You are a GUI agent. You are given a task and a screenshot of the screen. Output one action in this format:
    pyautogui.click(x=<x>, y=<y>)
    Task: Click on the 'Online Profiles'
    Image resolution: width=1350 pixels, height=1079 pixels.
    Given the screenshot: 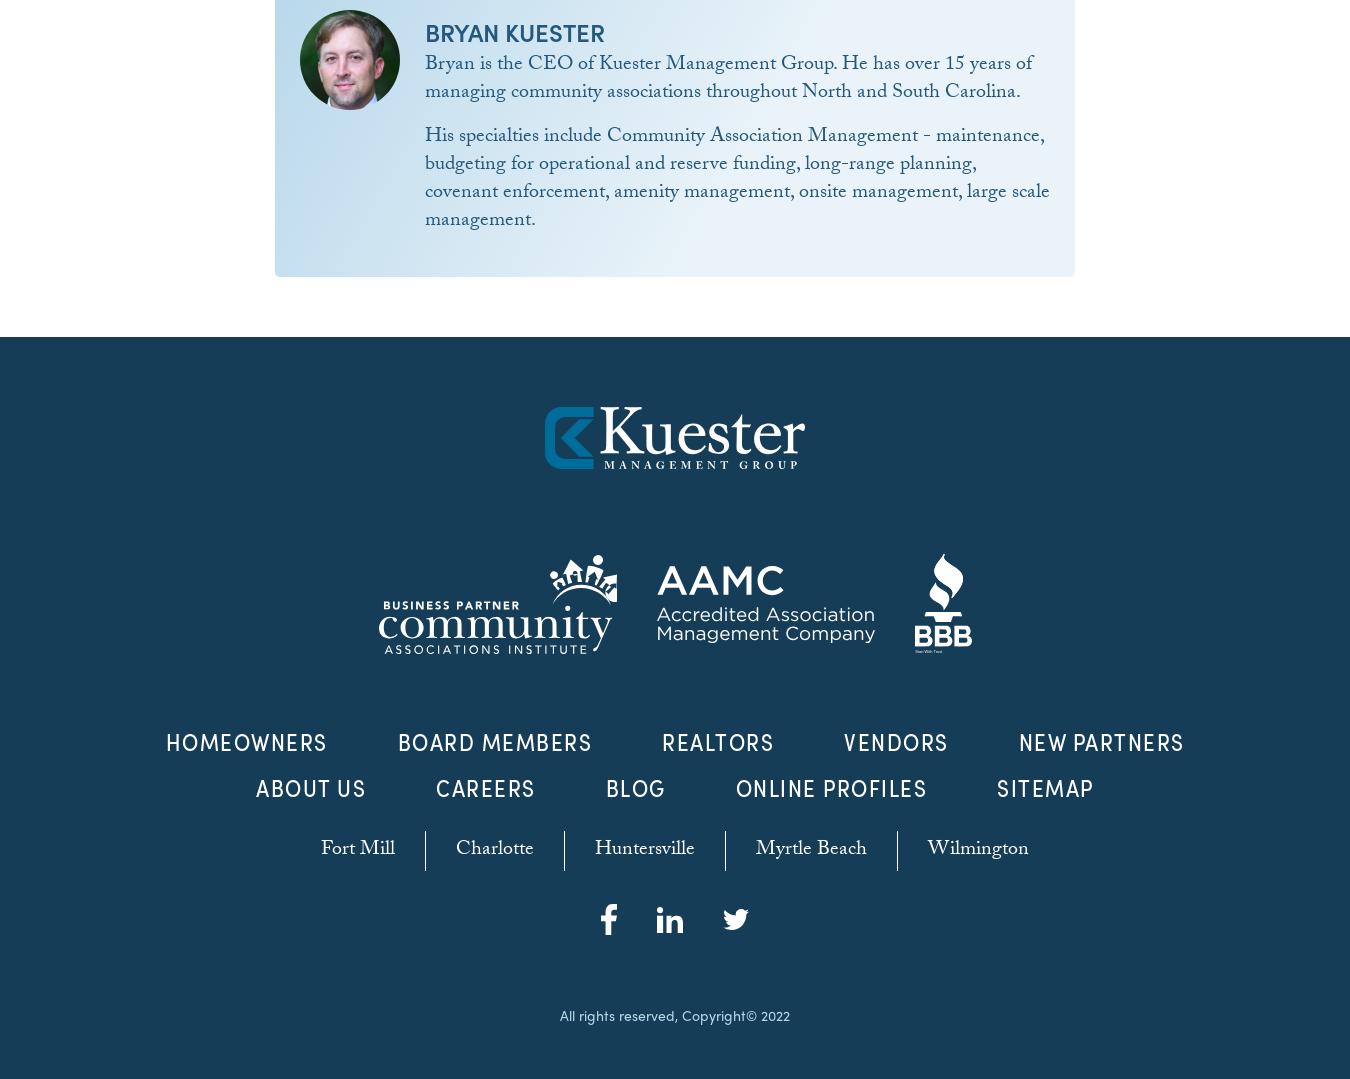 What is the action you would take?
    pyautogui.click(x=733, y=787)
    